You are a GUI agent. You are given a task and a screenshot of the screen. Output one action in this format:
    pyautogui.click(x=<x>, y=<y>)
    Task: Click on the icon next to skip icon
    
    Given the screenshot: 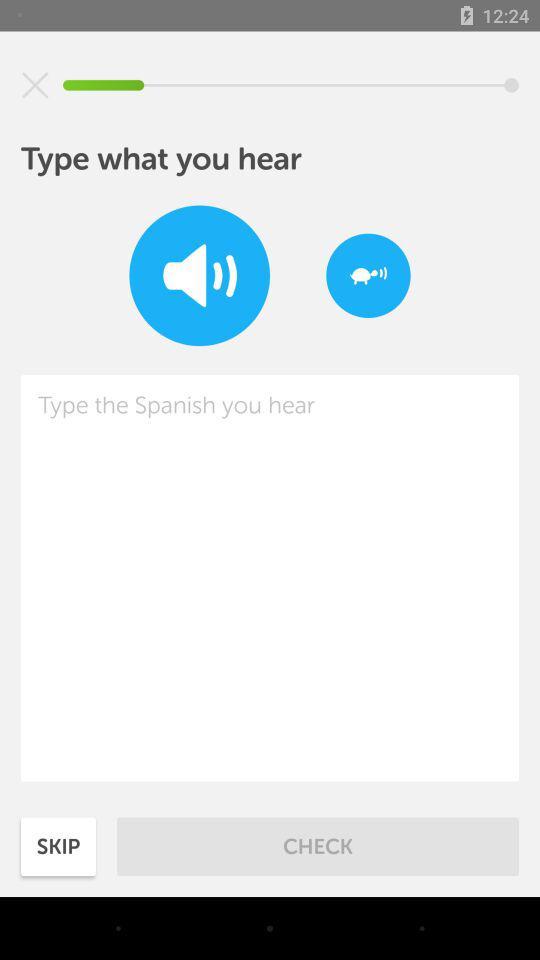 What is the action you would take?
    pyautogui.click(x=318, y=845)
    